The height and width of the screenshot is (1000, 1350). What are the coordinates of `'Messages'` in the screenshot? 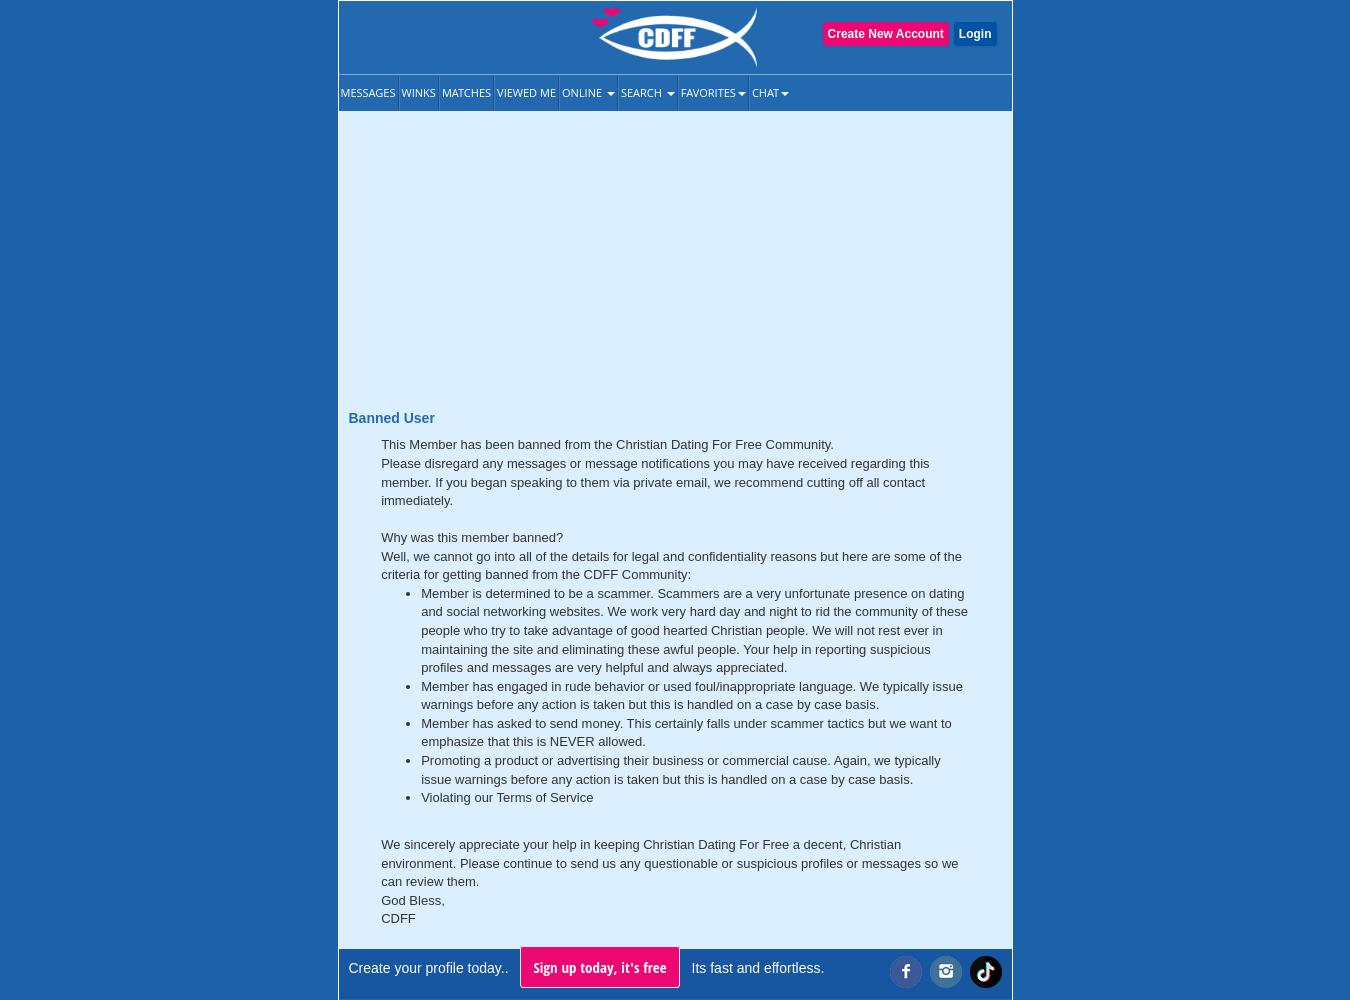 It's located at (367, 91).